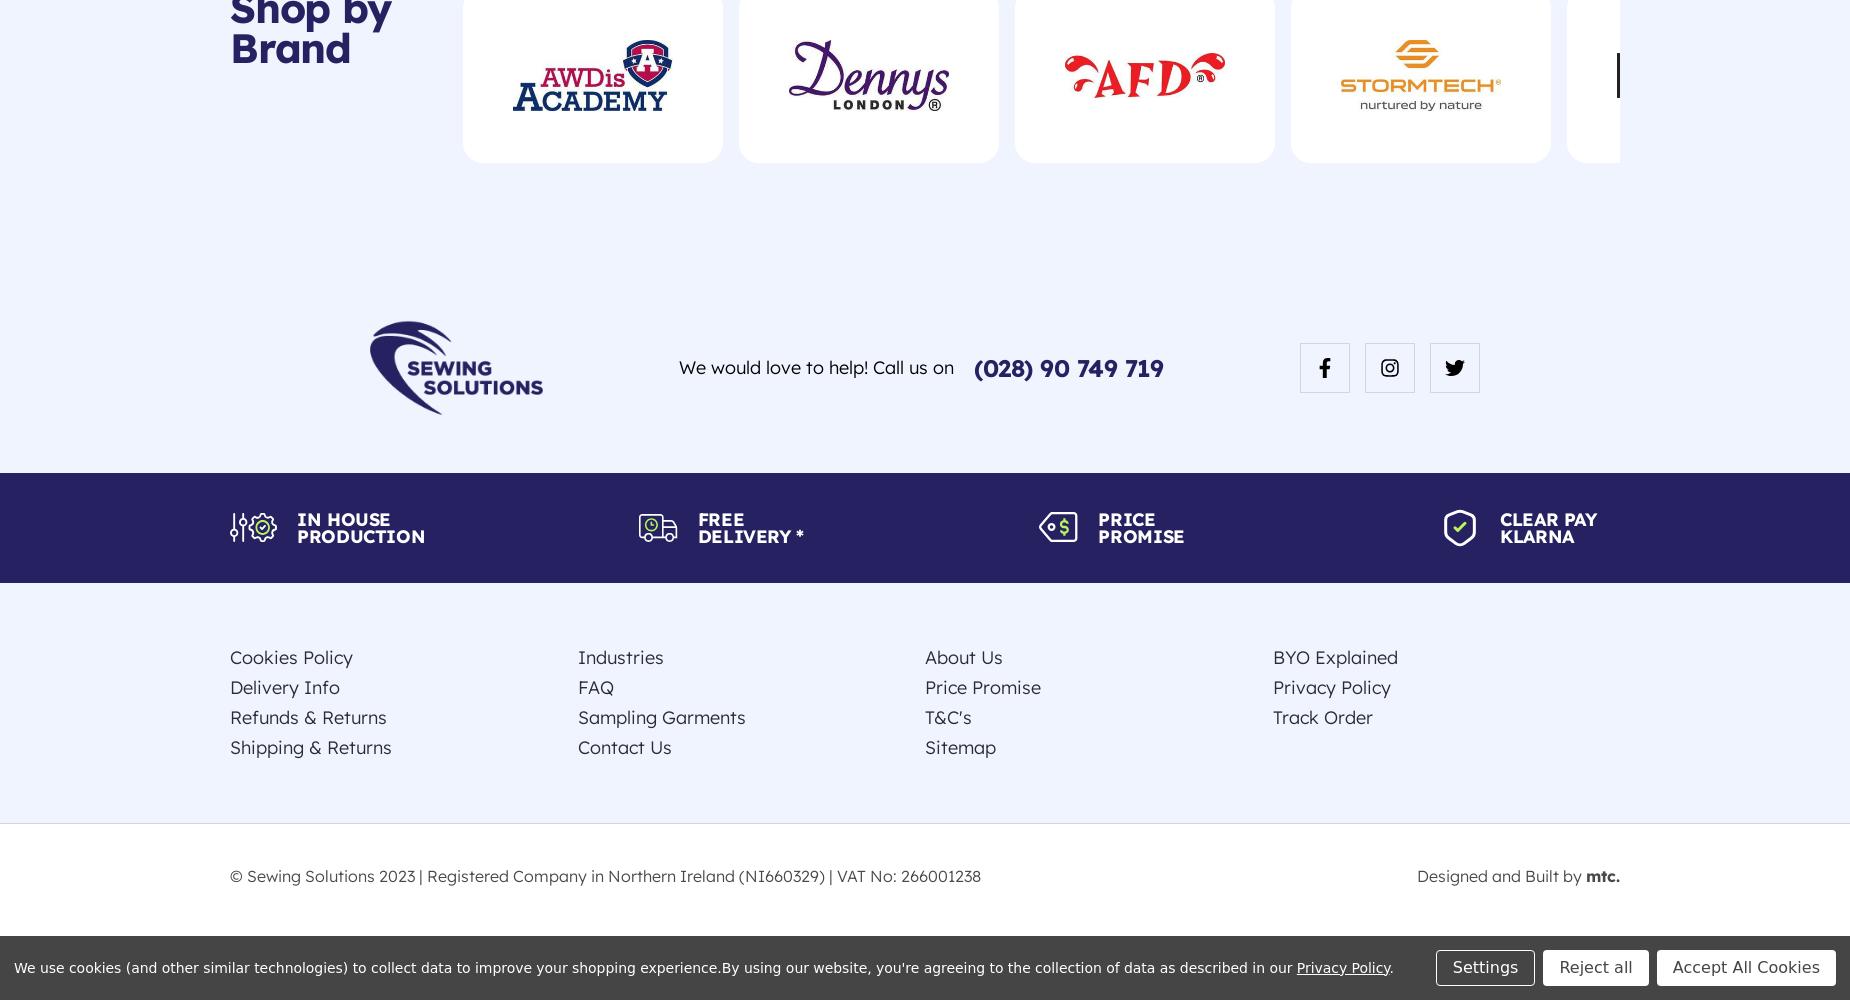  What do you see at coordinates (1294, 966) in the screenshot?
I see `'Privacy Policy'` at bounding box center [1294, 966].